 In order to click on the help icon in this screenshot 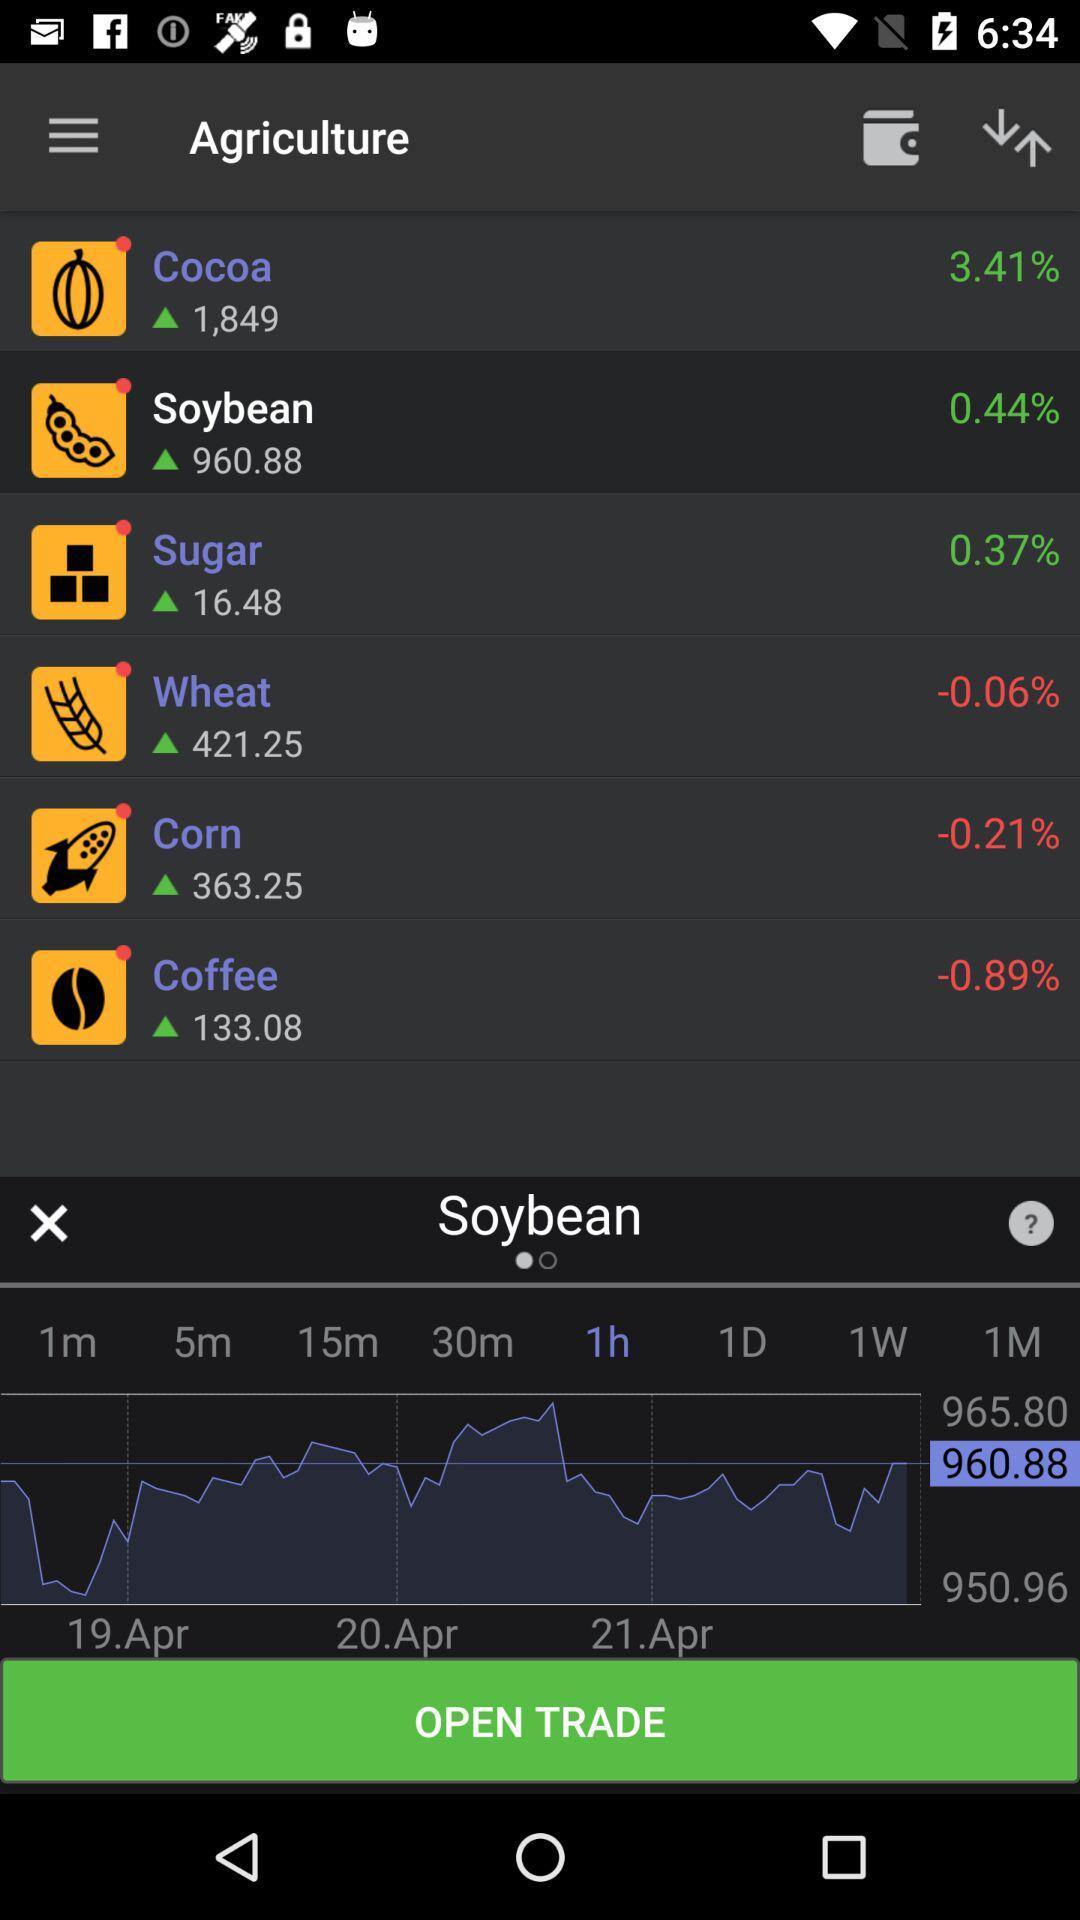, I will do `click(1031, 1222)`.